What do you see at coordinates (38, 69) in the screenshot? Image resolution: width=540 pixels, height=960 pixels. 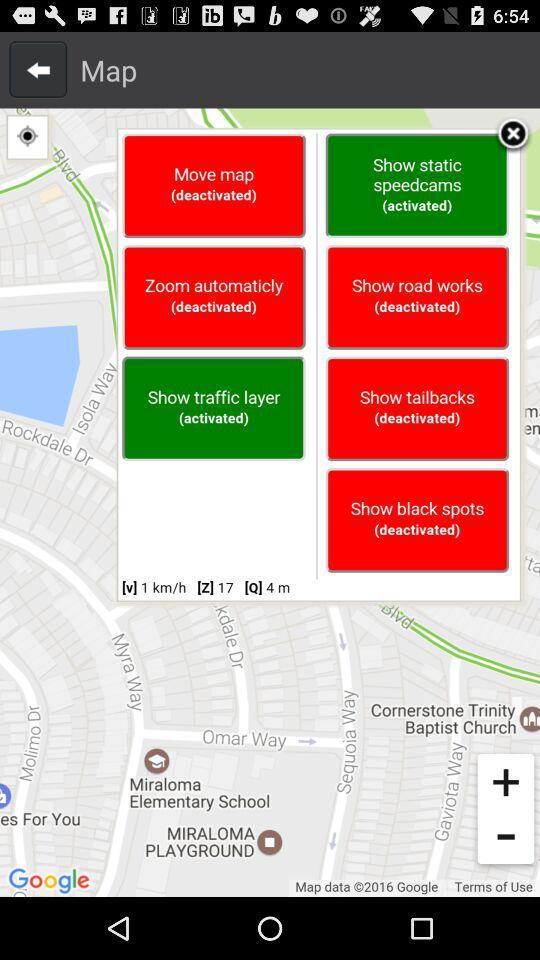 I see `go back` at bounding box center [38, 69].